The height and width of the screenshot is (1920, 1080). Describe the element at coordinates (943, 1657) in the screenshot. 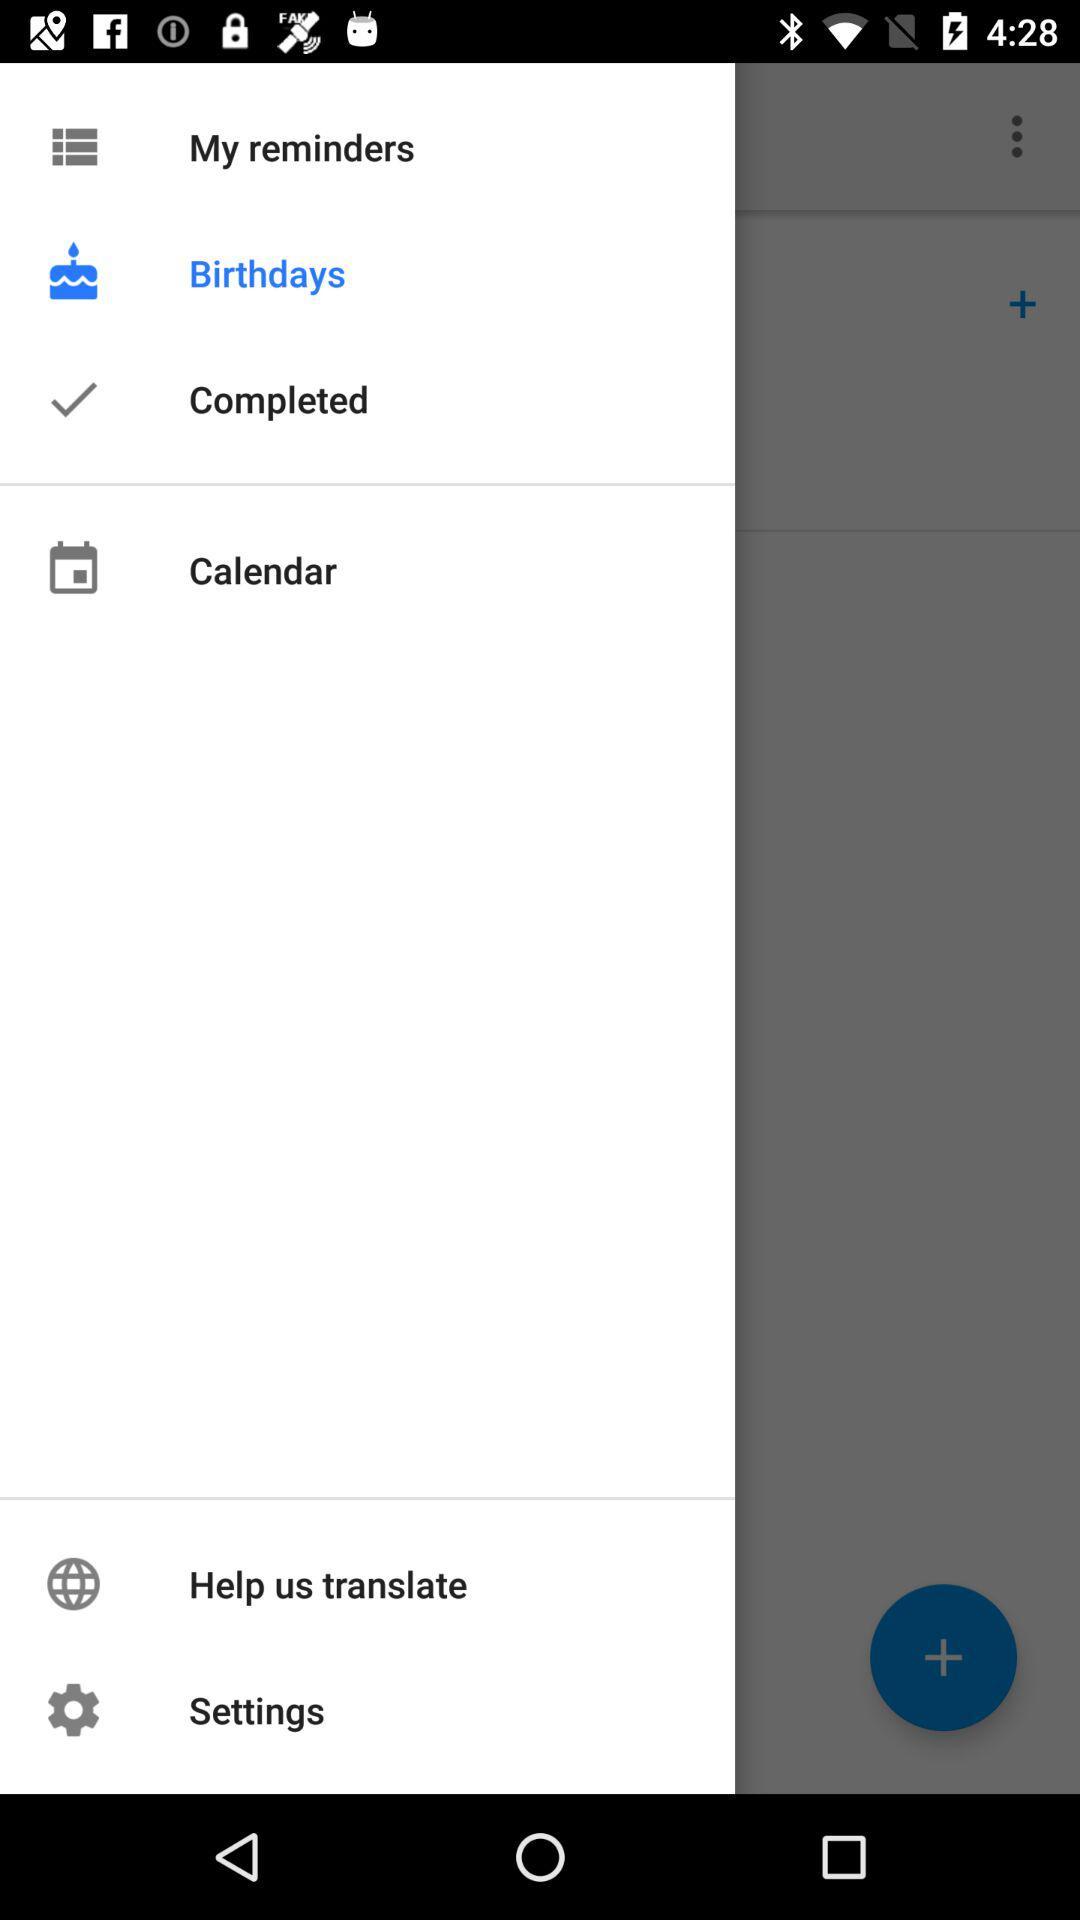

I see `the add icon` at that location.